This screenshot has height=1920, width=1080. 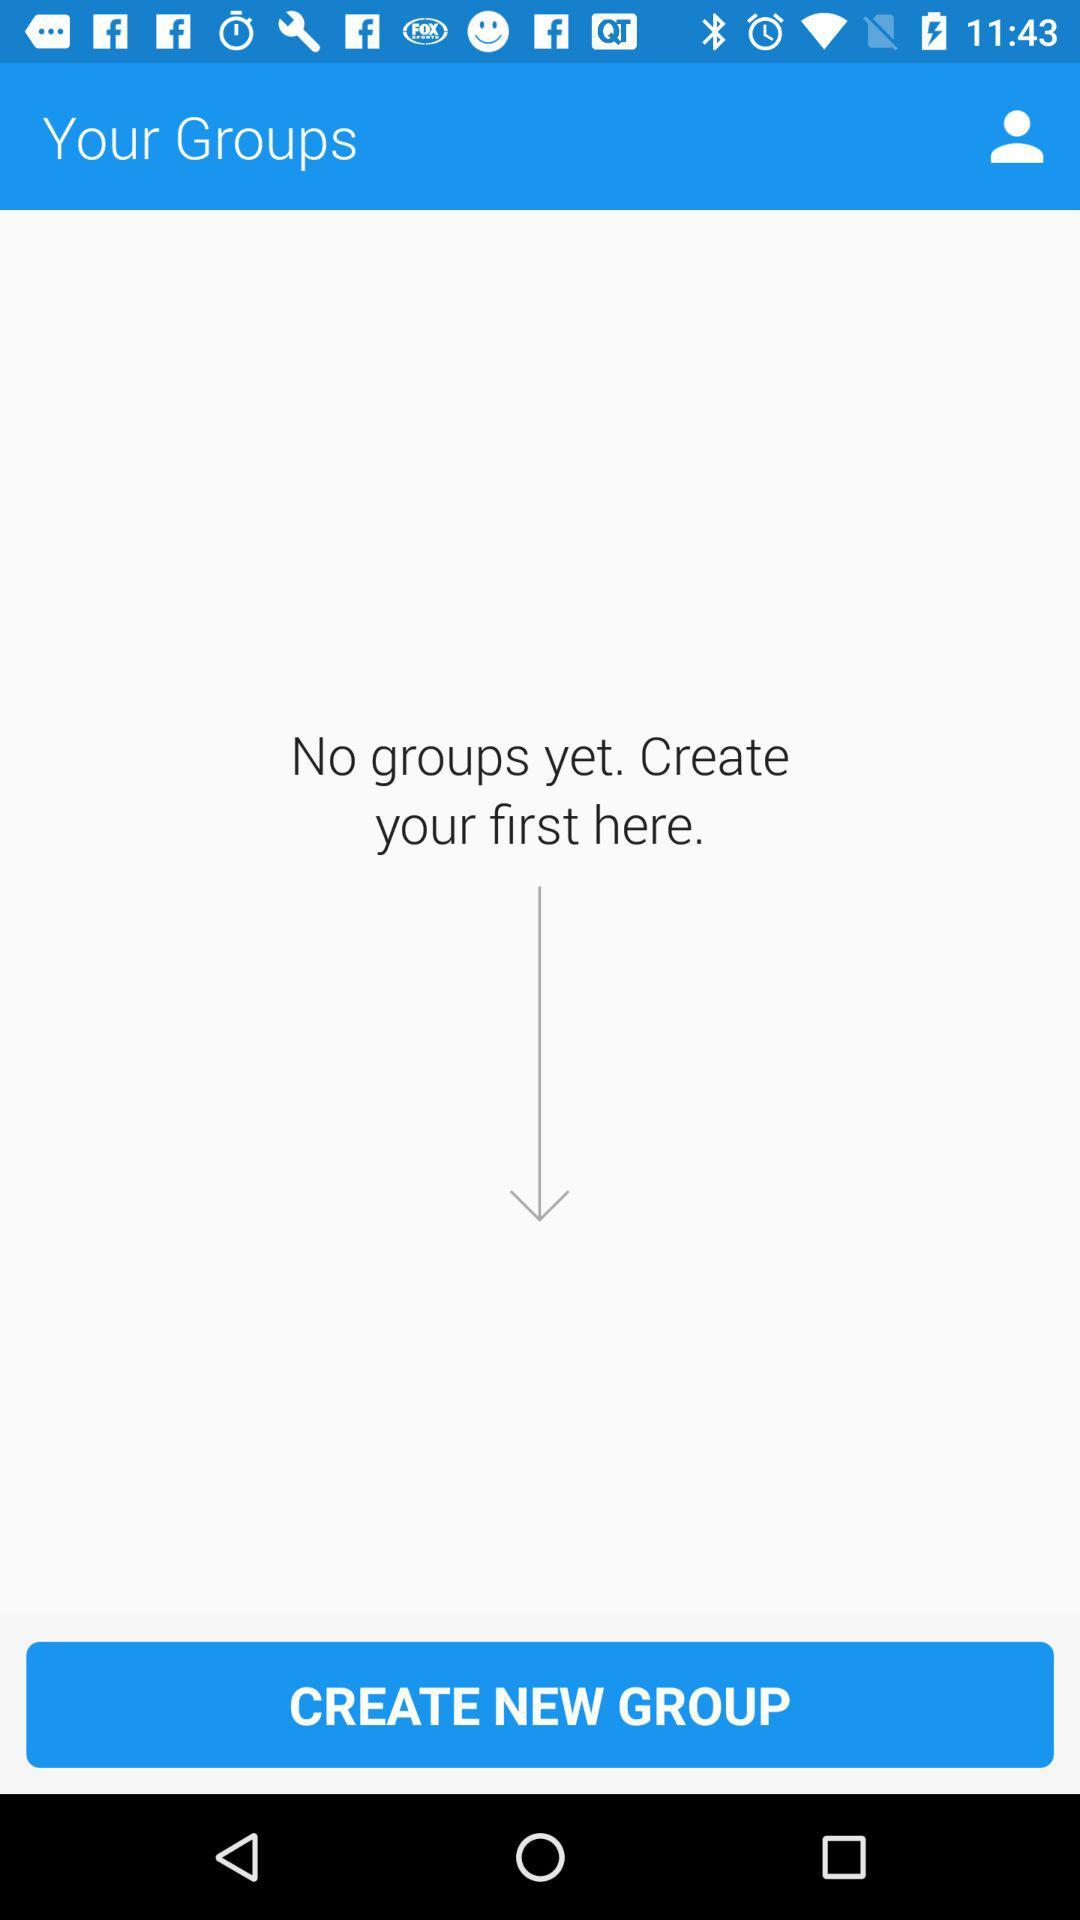 I want to click on the item at the top right corner, so click(x=1017, y=135).